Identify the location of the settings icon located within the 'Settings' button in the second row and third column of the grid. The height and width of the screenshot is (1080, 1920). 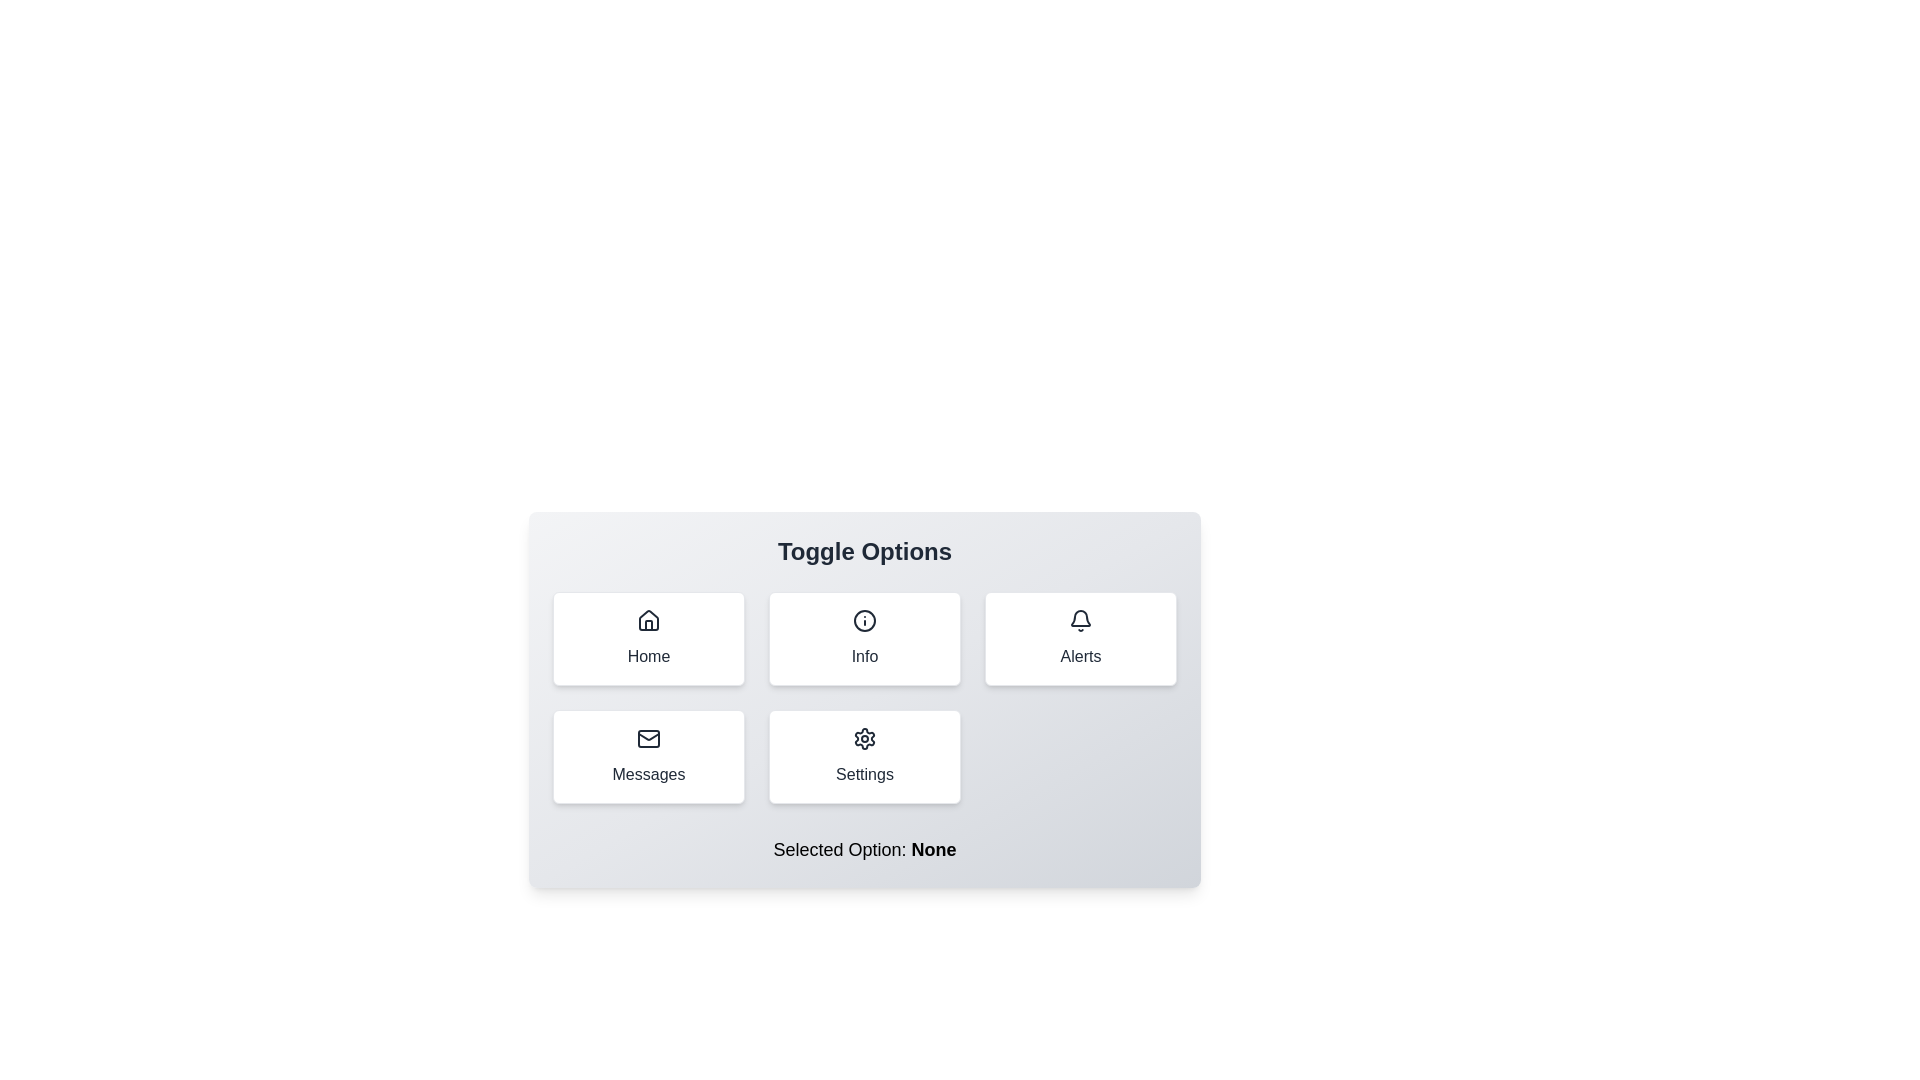
(864, 739).